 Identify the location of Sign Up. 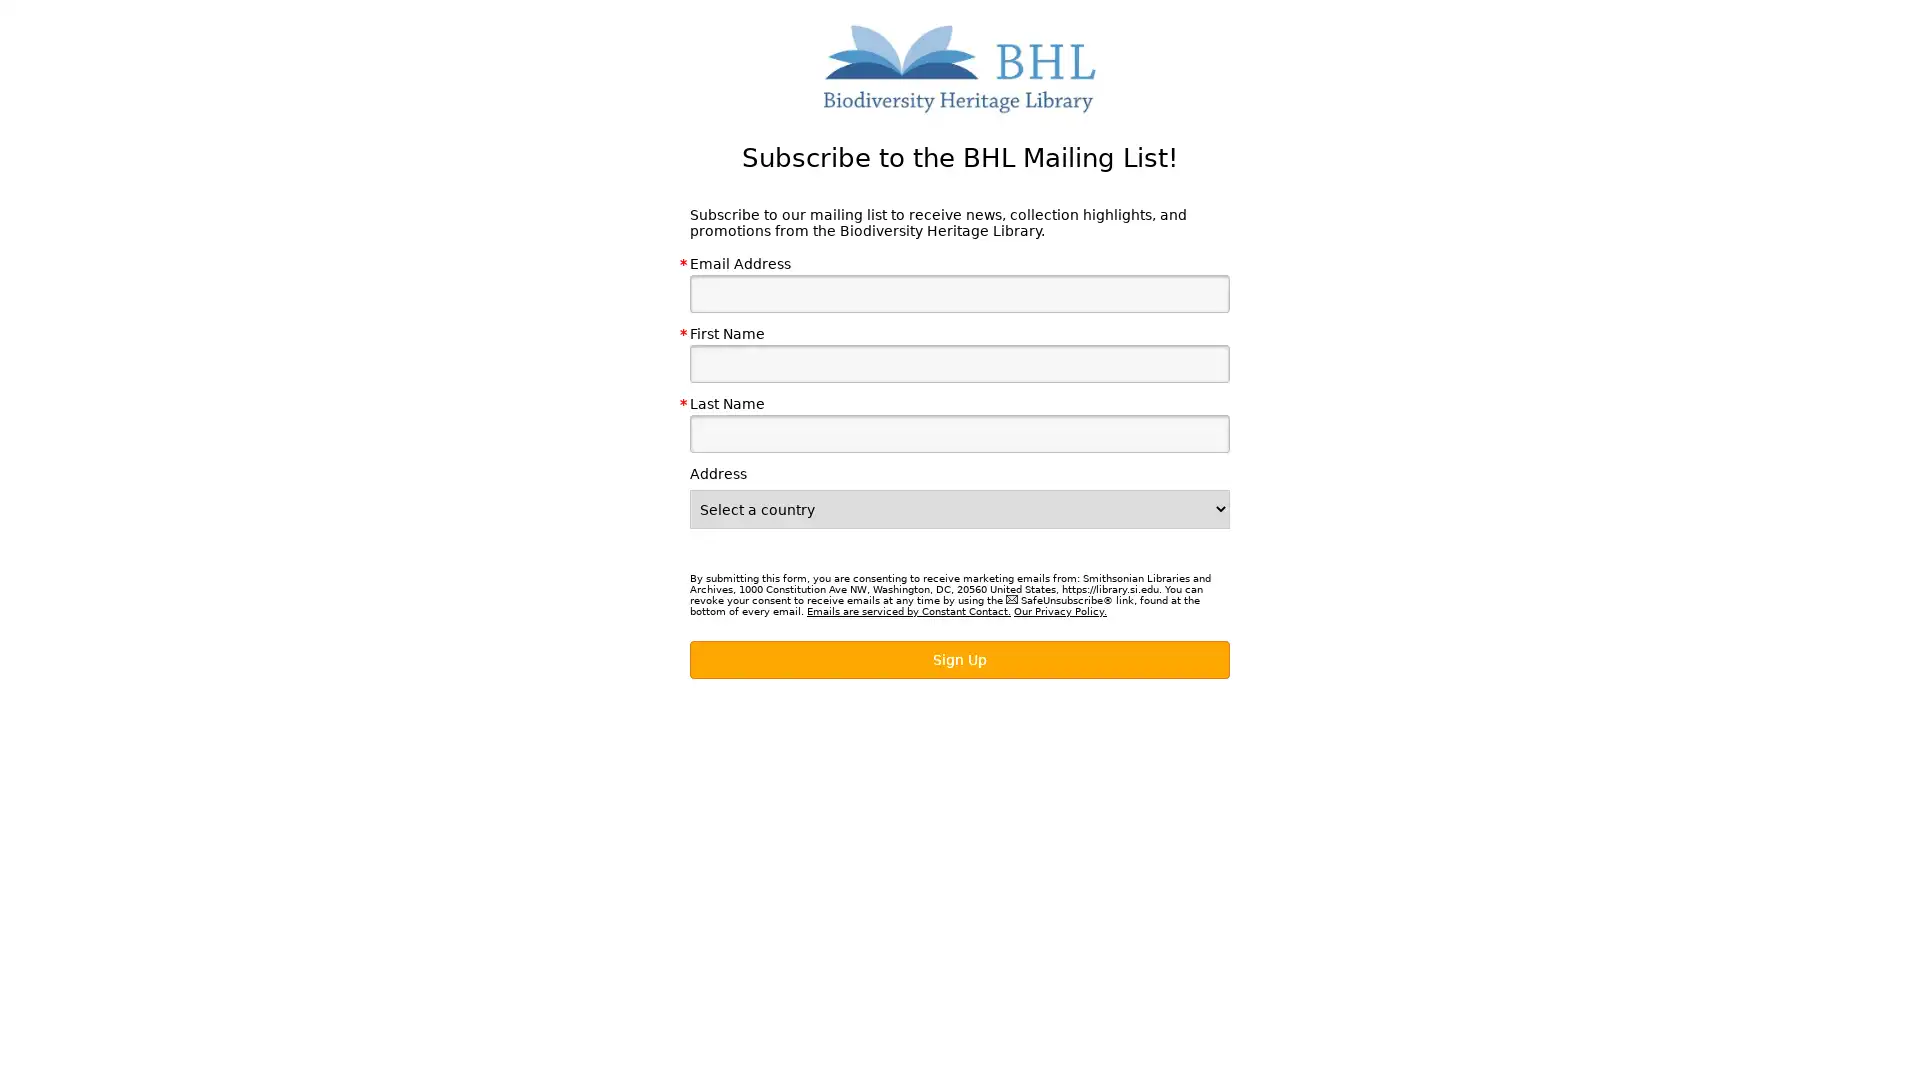
(960, 659).